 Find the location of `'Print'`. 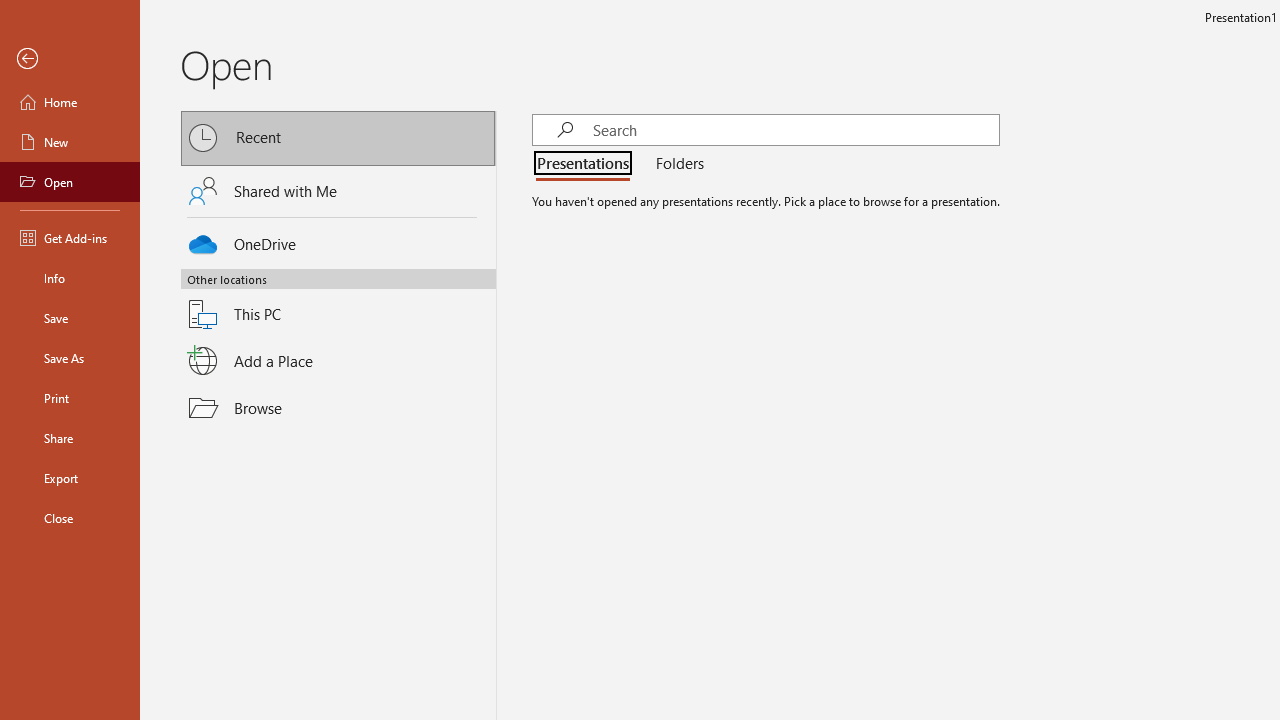

'Print' is located at coordinates (69, 398).